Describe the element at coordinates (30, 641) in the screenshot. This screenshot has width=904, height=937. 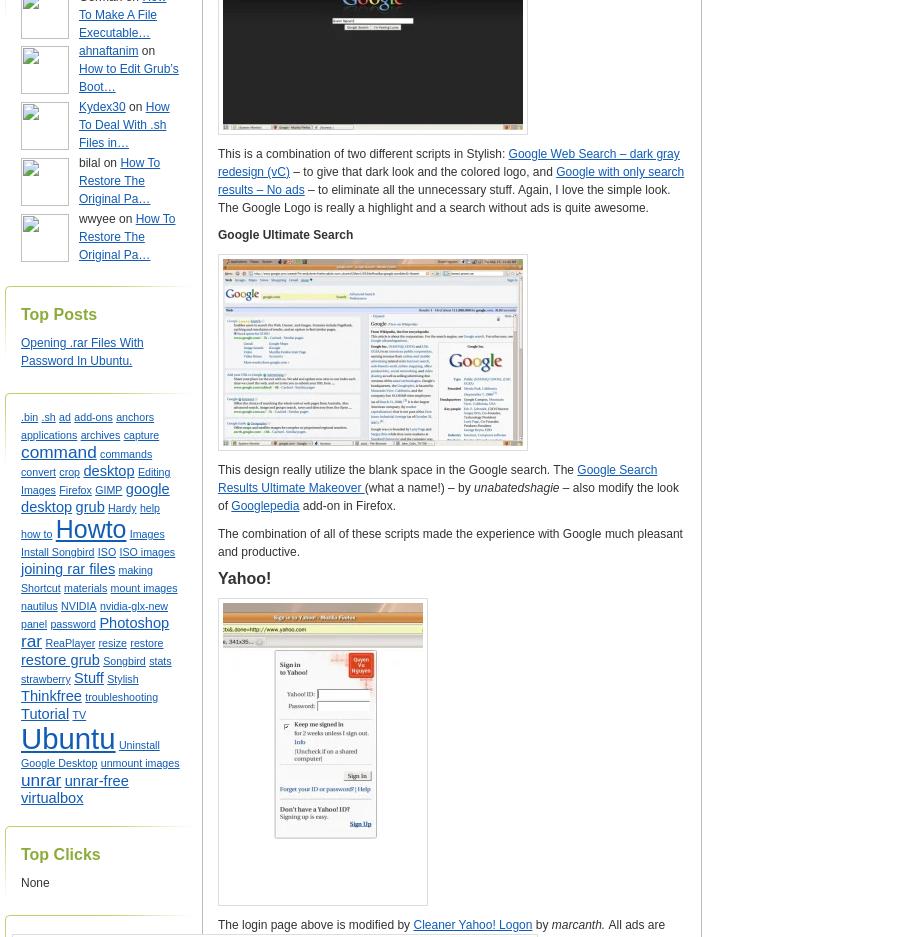
I see `'rar'` at that location.